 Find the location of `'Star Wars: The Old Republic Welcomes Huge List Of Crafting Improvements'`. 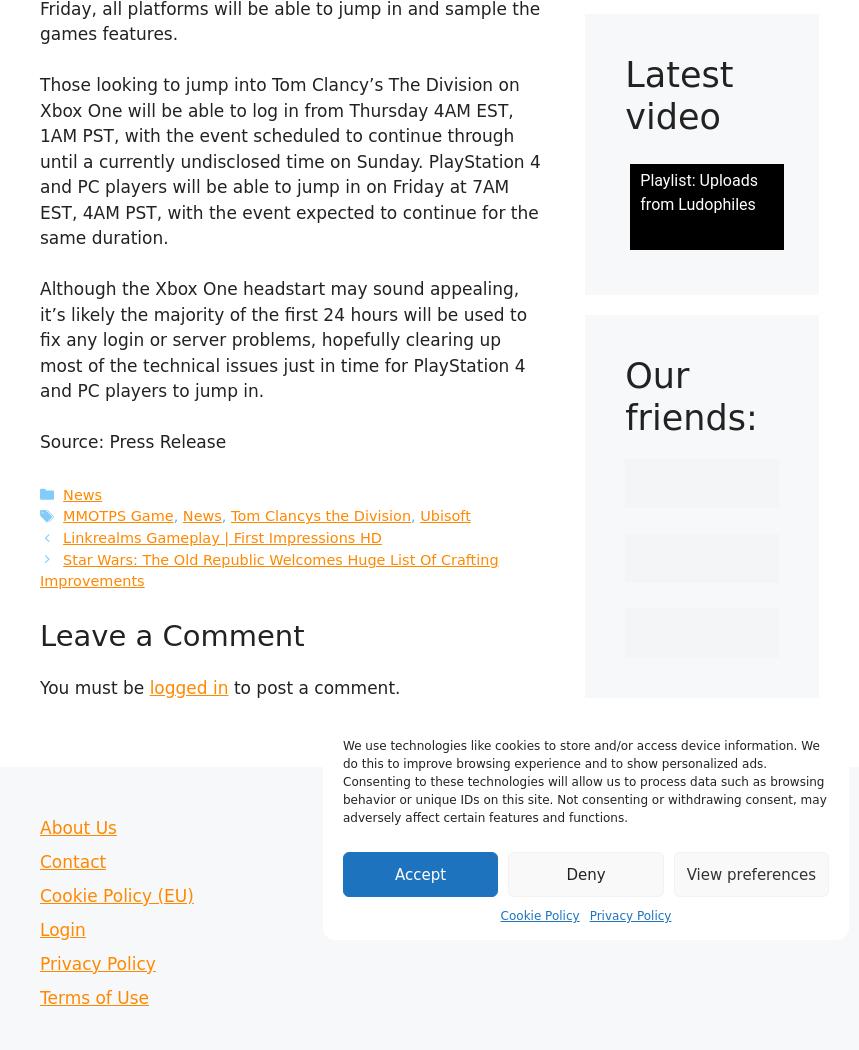

'Star Wars: The Old Republic Welcomes Huge List Of Crafting Improvements' is located at coordinates (268, 569).